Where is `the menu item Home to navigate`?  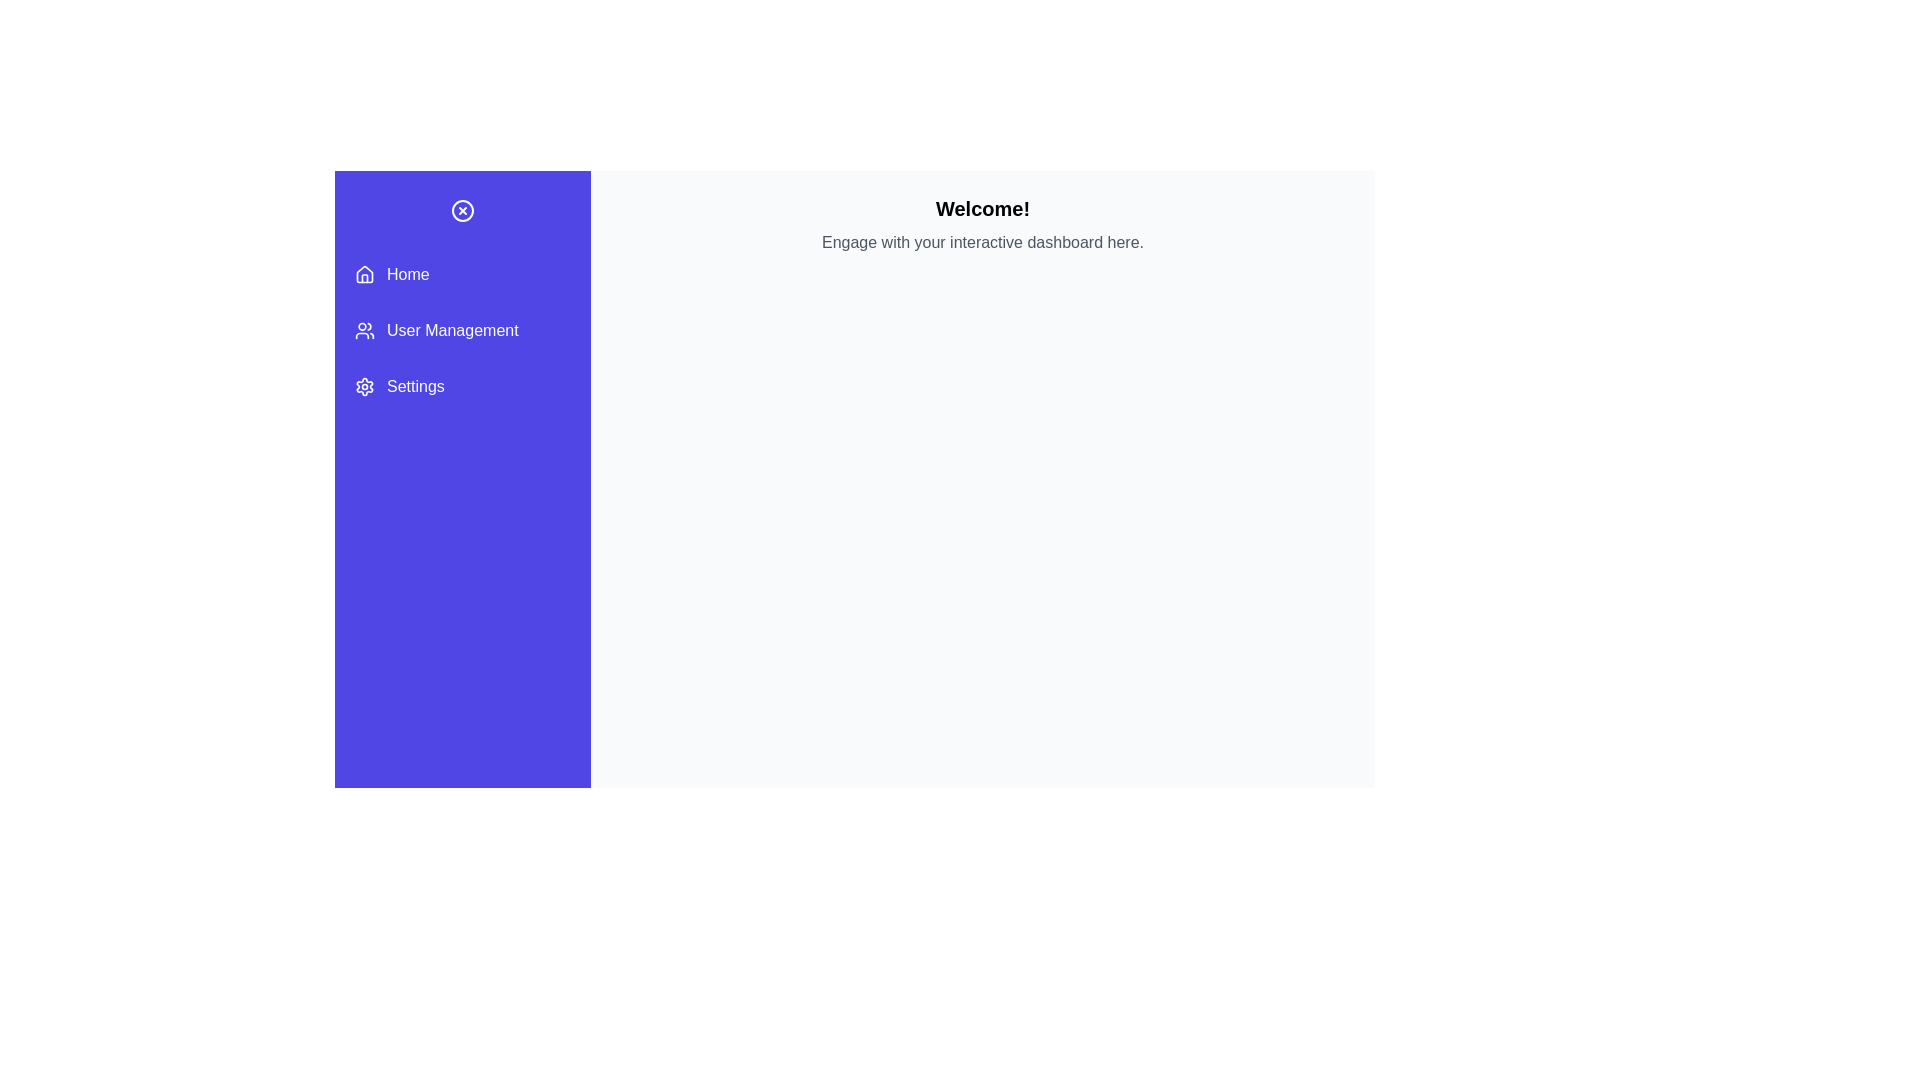 the menu item Home to navigate is located at coordinates (461, 274).